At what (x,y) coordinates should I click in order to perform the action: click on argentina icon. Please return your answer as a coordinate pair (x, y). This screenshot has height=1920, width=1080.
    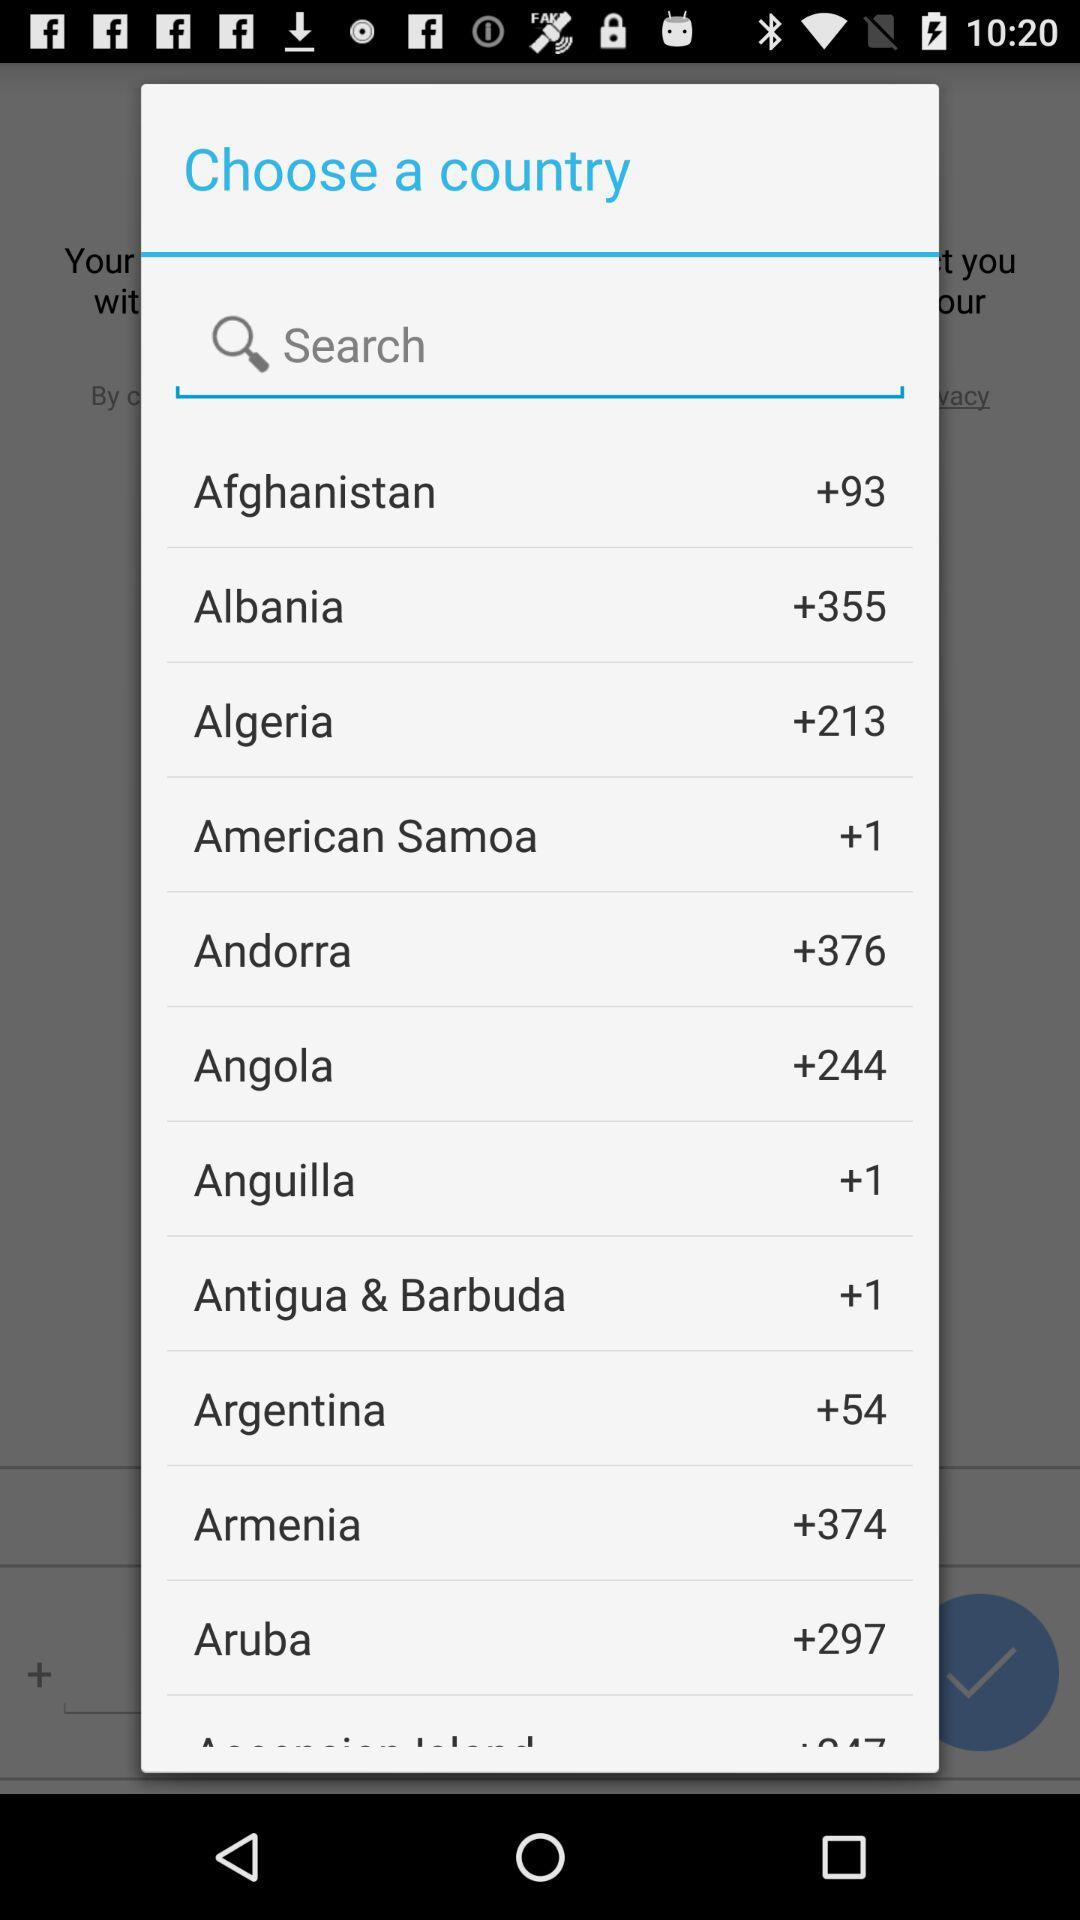
    Looking at the image, I should click on (290, 1407).